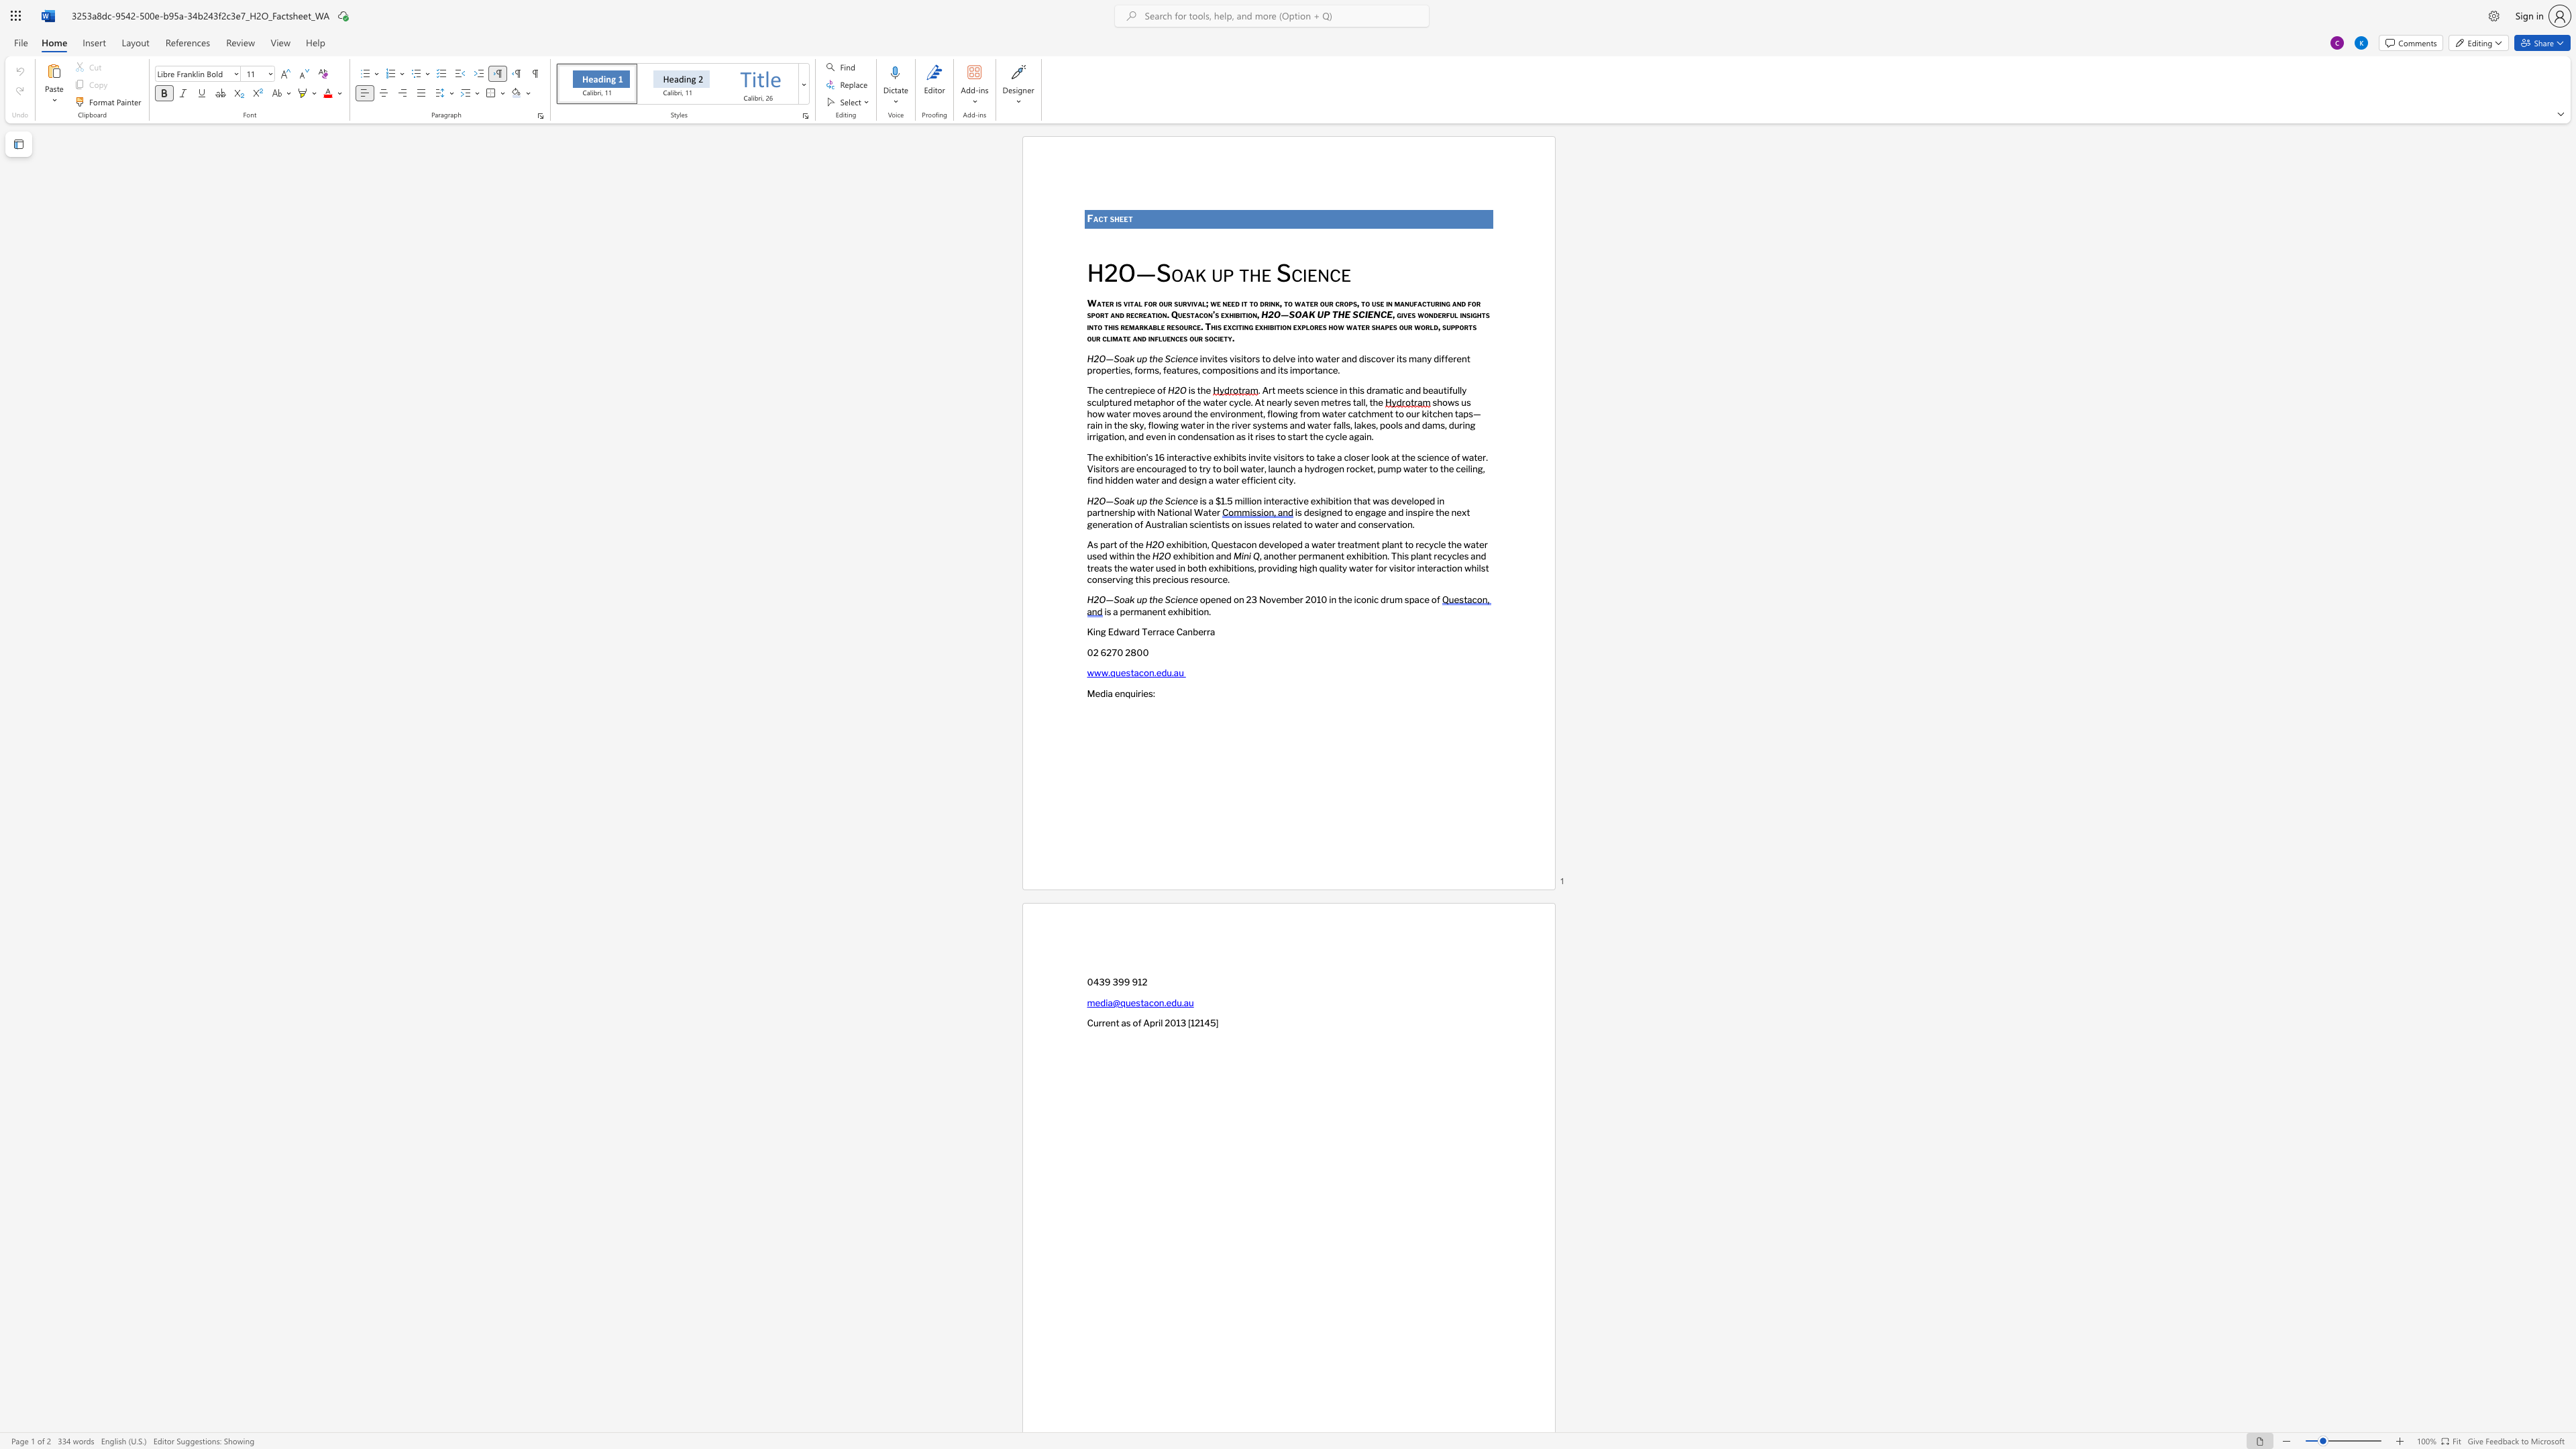  What do you see at coordinates (1124, 651) in the screenshot?
I see `the subset text "28" within the text "02 6270 2800"` at bounding box center [1124, 651].